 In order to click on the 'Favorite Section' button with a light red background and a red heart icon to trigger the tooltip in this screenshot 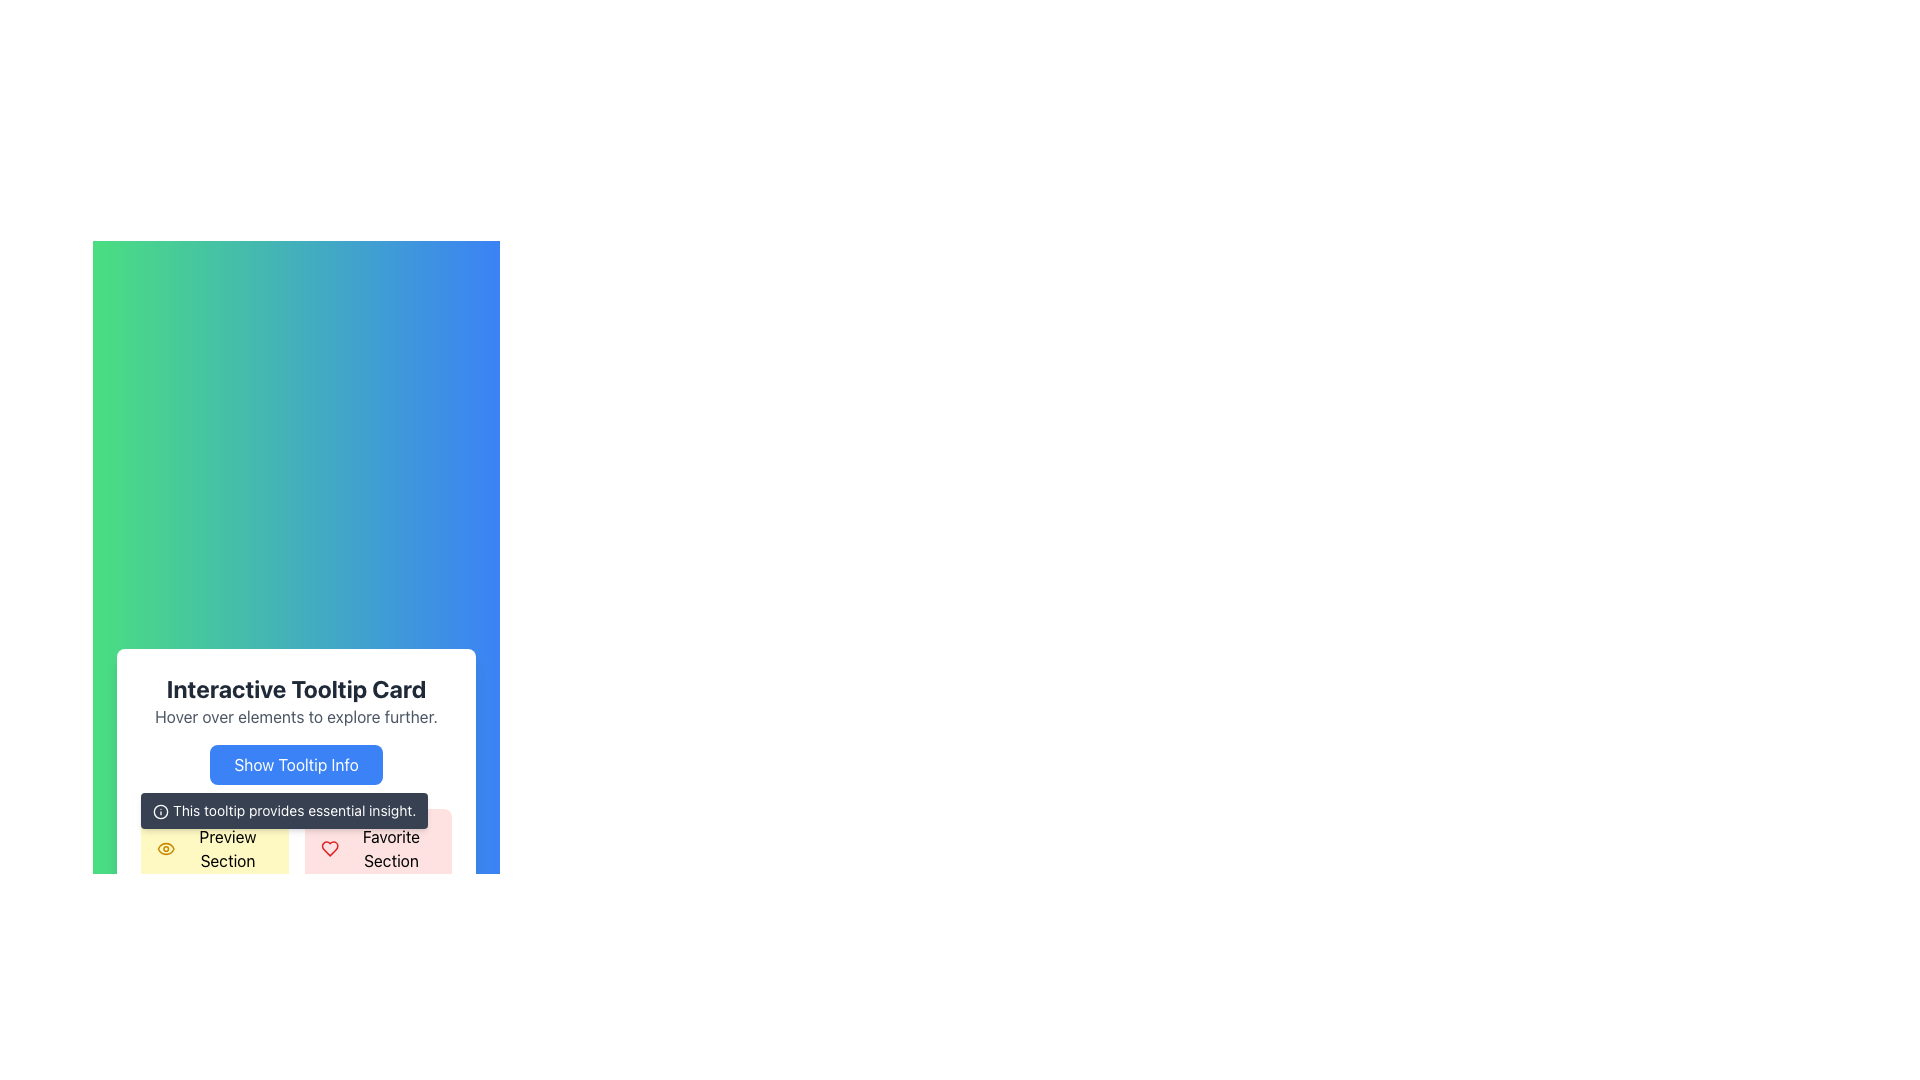, I will do `click(378, 848)`.